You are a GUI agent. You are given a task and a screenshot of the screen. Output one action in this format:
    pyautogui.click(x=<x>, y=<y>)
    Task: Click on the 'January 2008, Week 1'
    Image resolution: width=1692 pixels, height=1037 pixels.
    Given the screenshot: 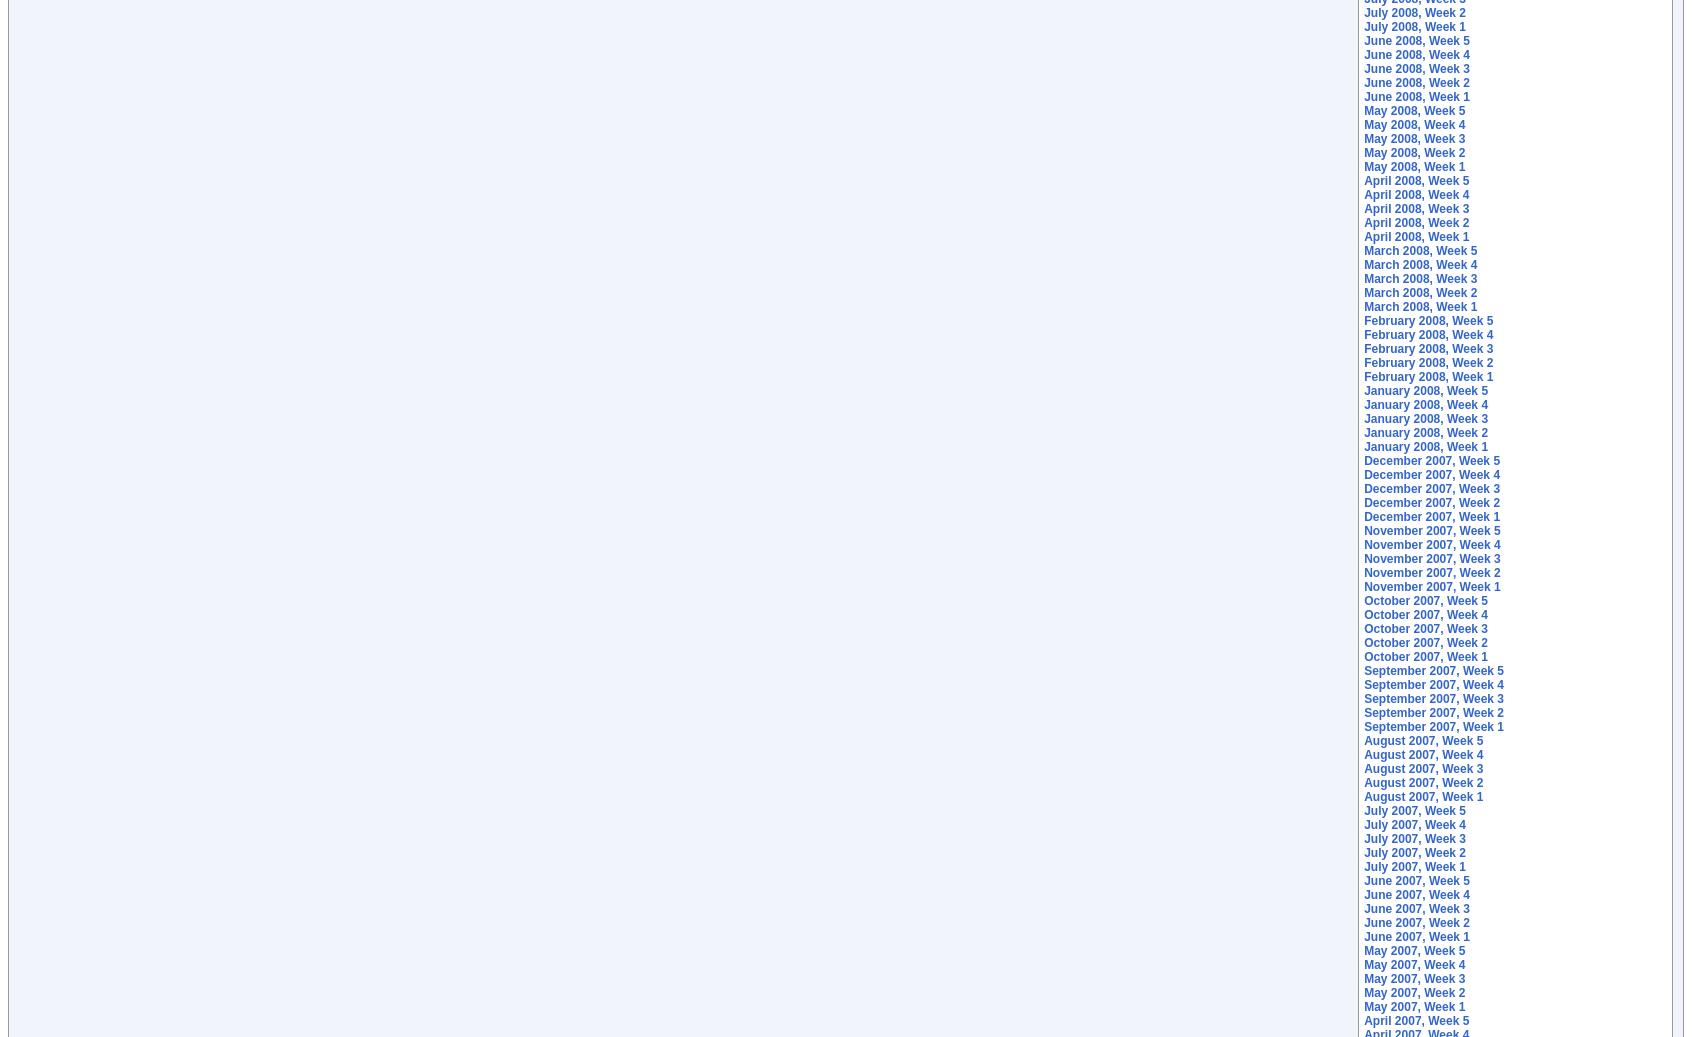 What is the action you would take?
    pyautogui.click(x=1425, y=446)
    